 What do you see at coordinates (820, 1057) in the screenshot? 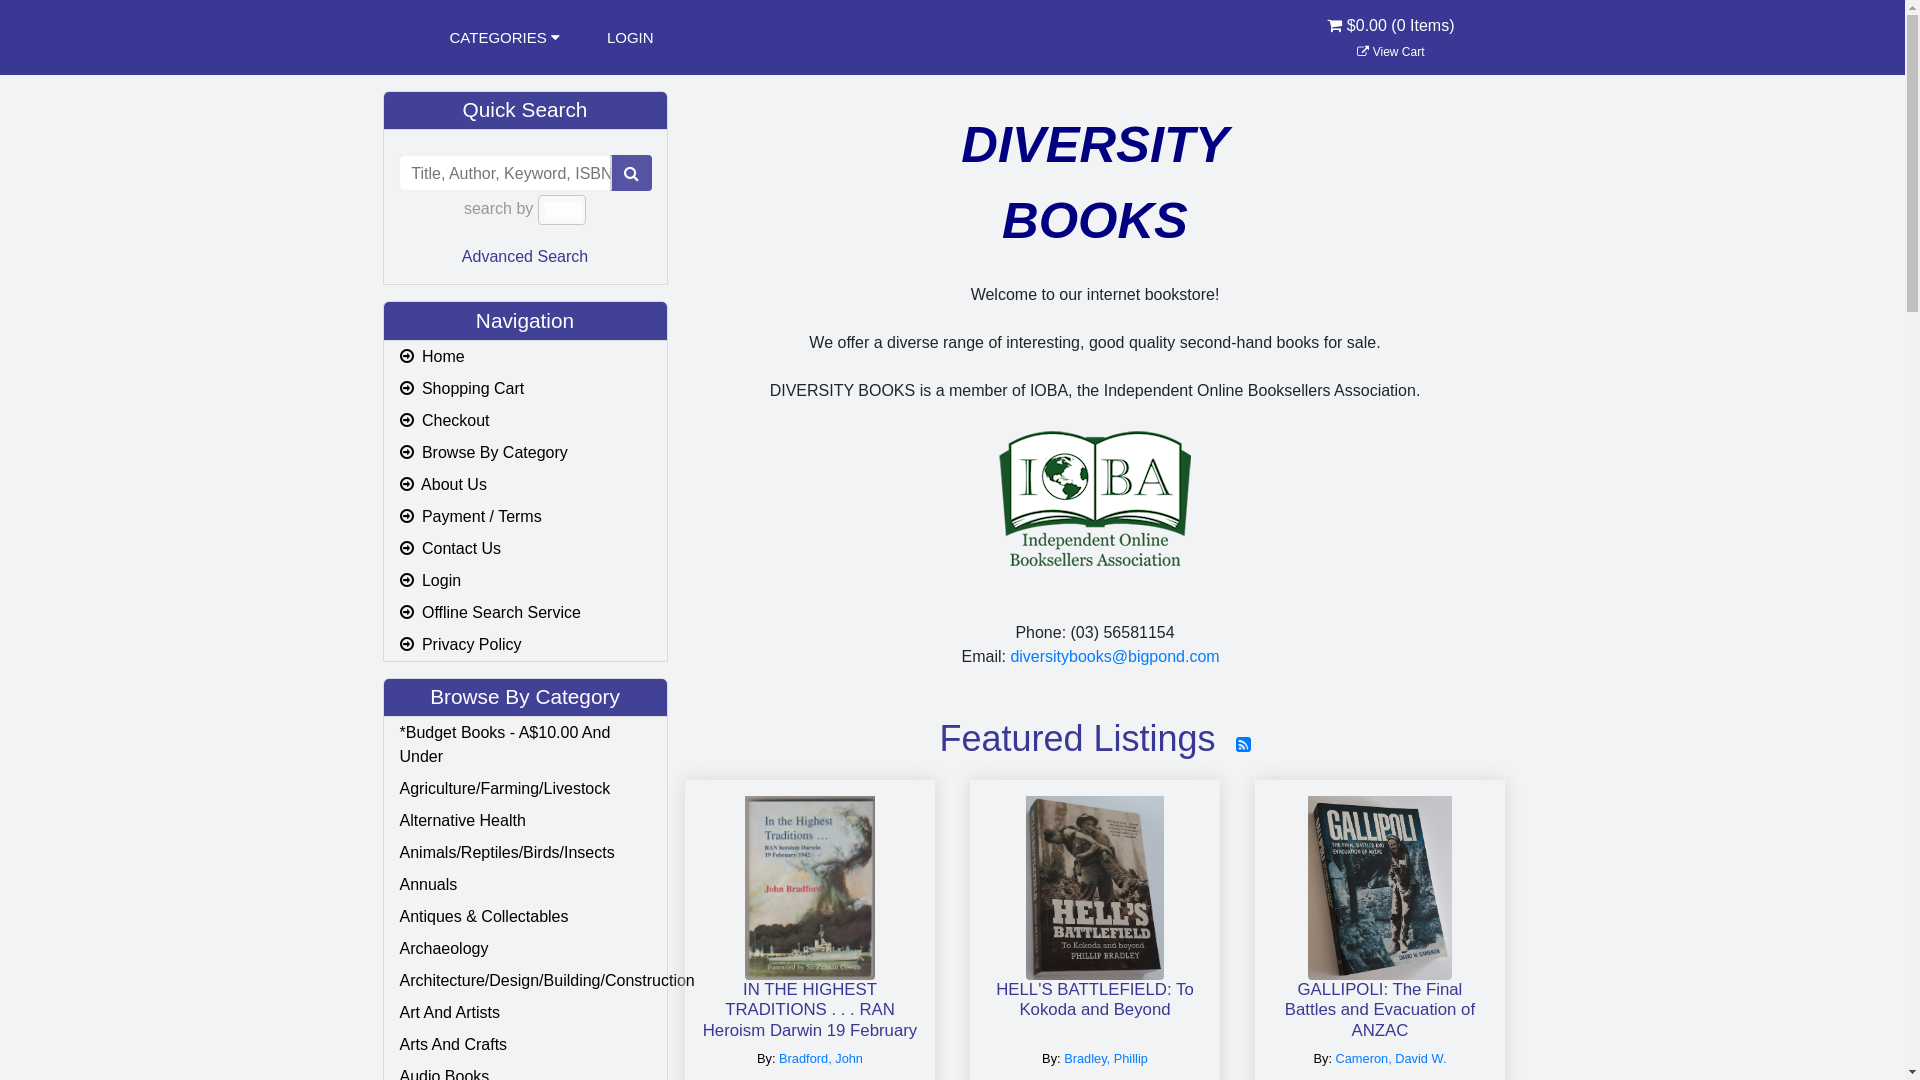
I see `'Bradford, John'` at bounding box center [820, 1057].